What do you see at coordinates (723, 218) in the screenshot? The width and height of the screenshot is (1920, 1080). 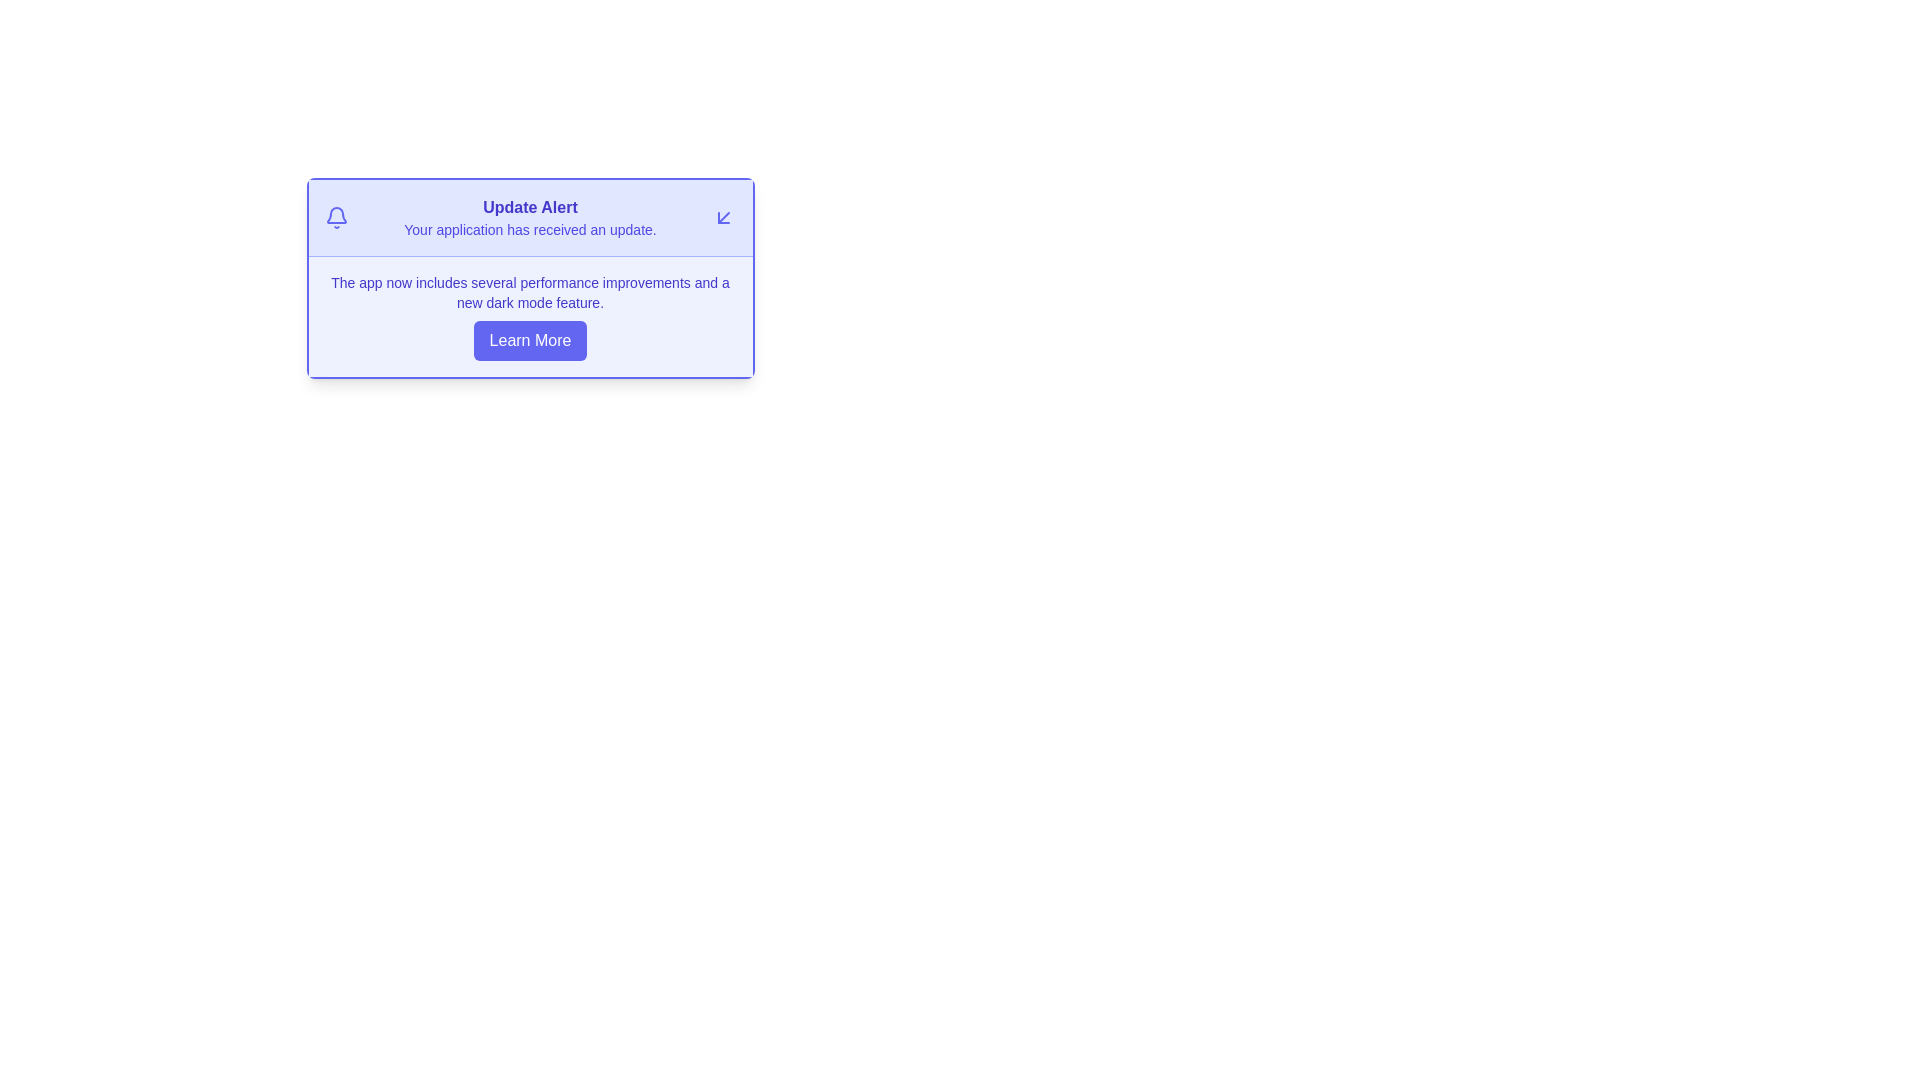 I see `the arrow button to toggle the visibility of the details section` at bounding box center [723, 218].